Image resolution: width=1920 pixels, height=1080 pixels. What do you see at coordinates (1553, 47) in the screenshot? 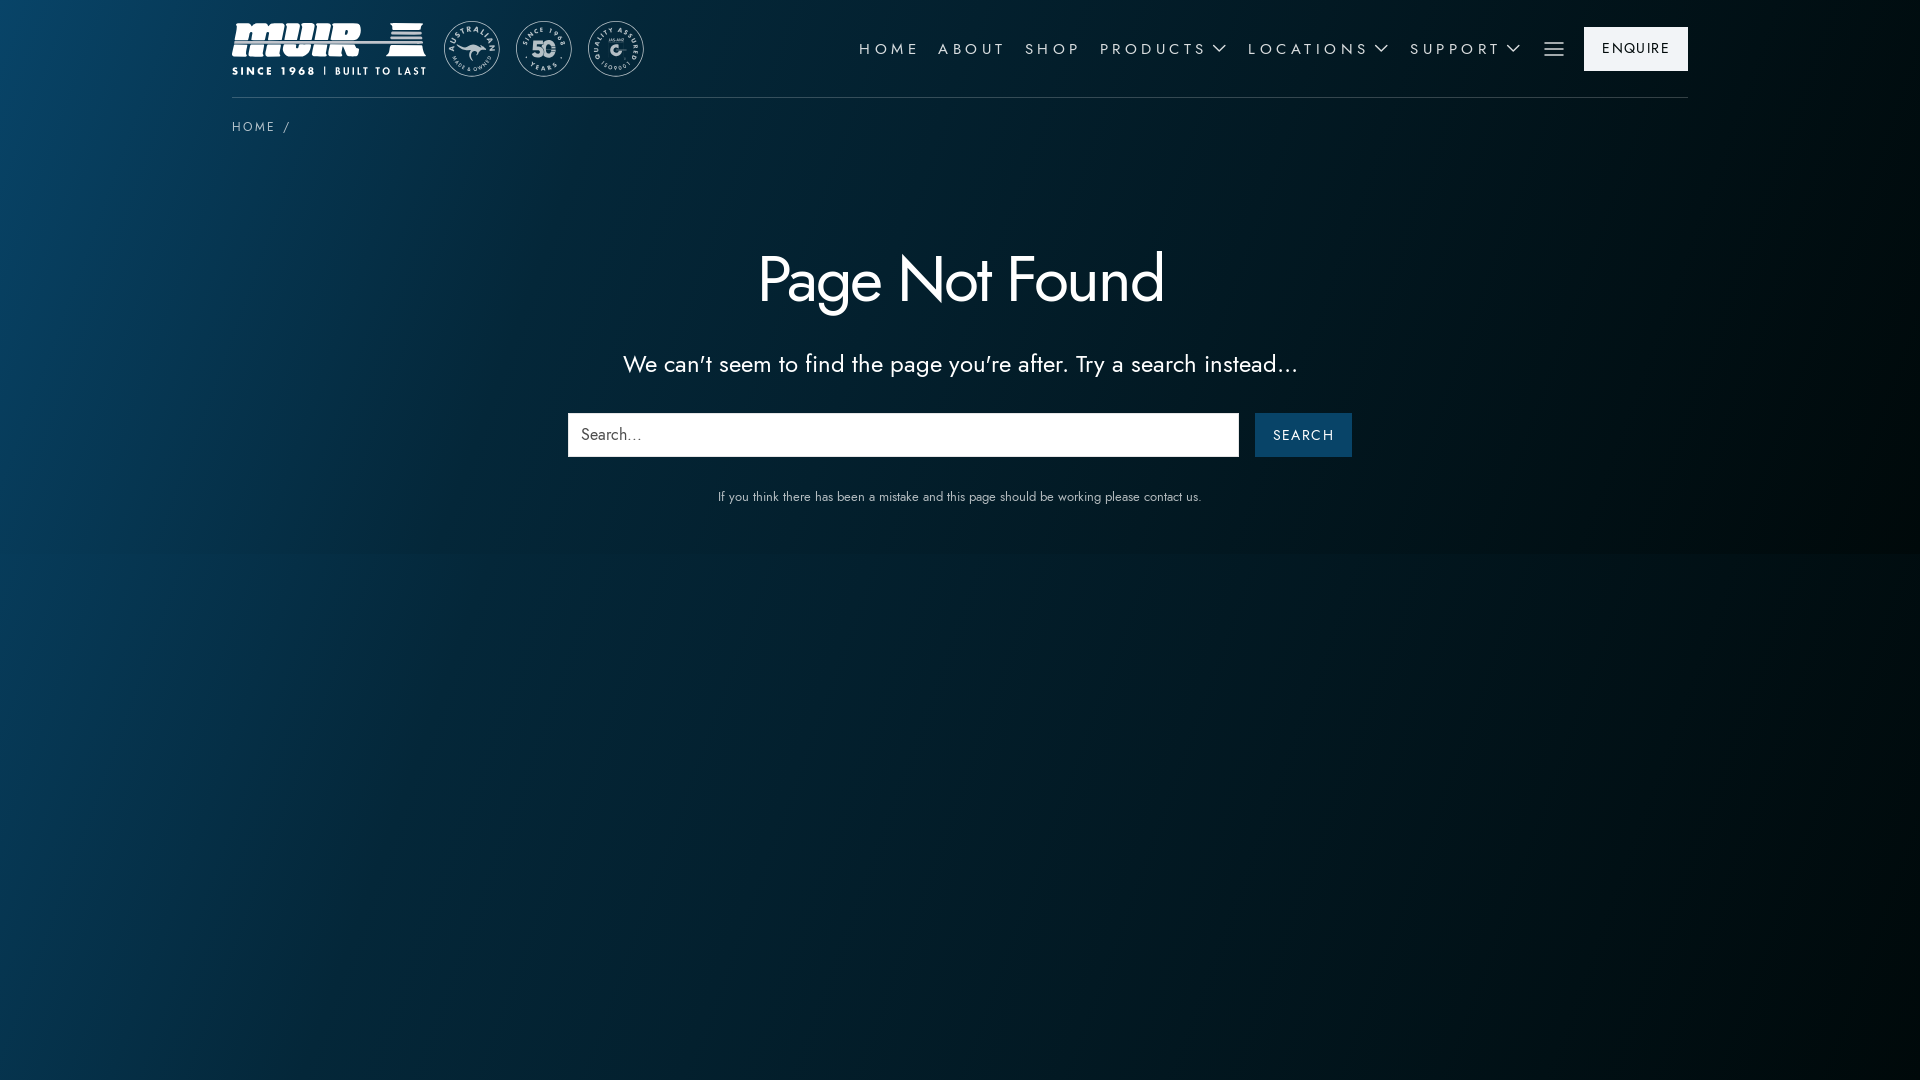
I see `'Menu'` at bounding box center [1553, 47].